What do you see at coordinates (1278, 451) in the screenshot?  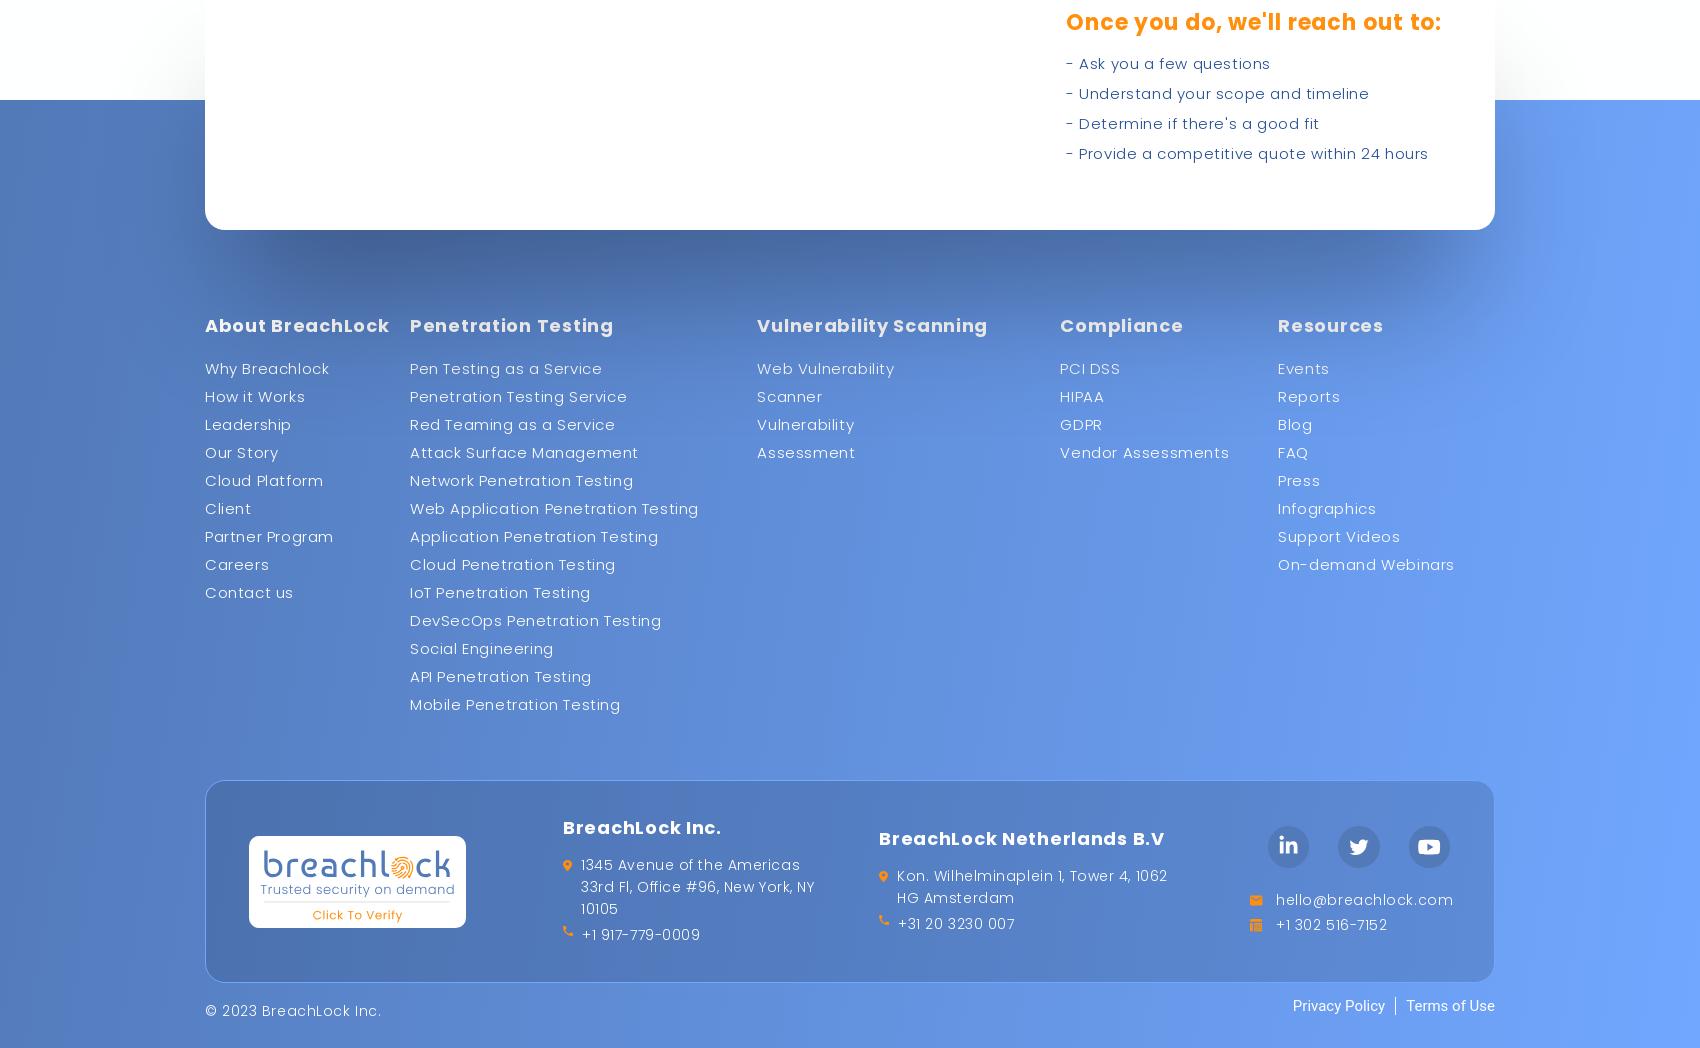 I see `'FAQ'` at bounding box center [1278, 451].